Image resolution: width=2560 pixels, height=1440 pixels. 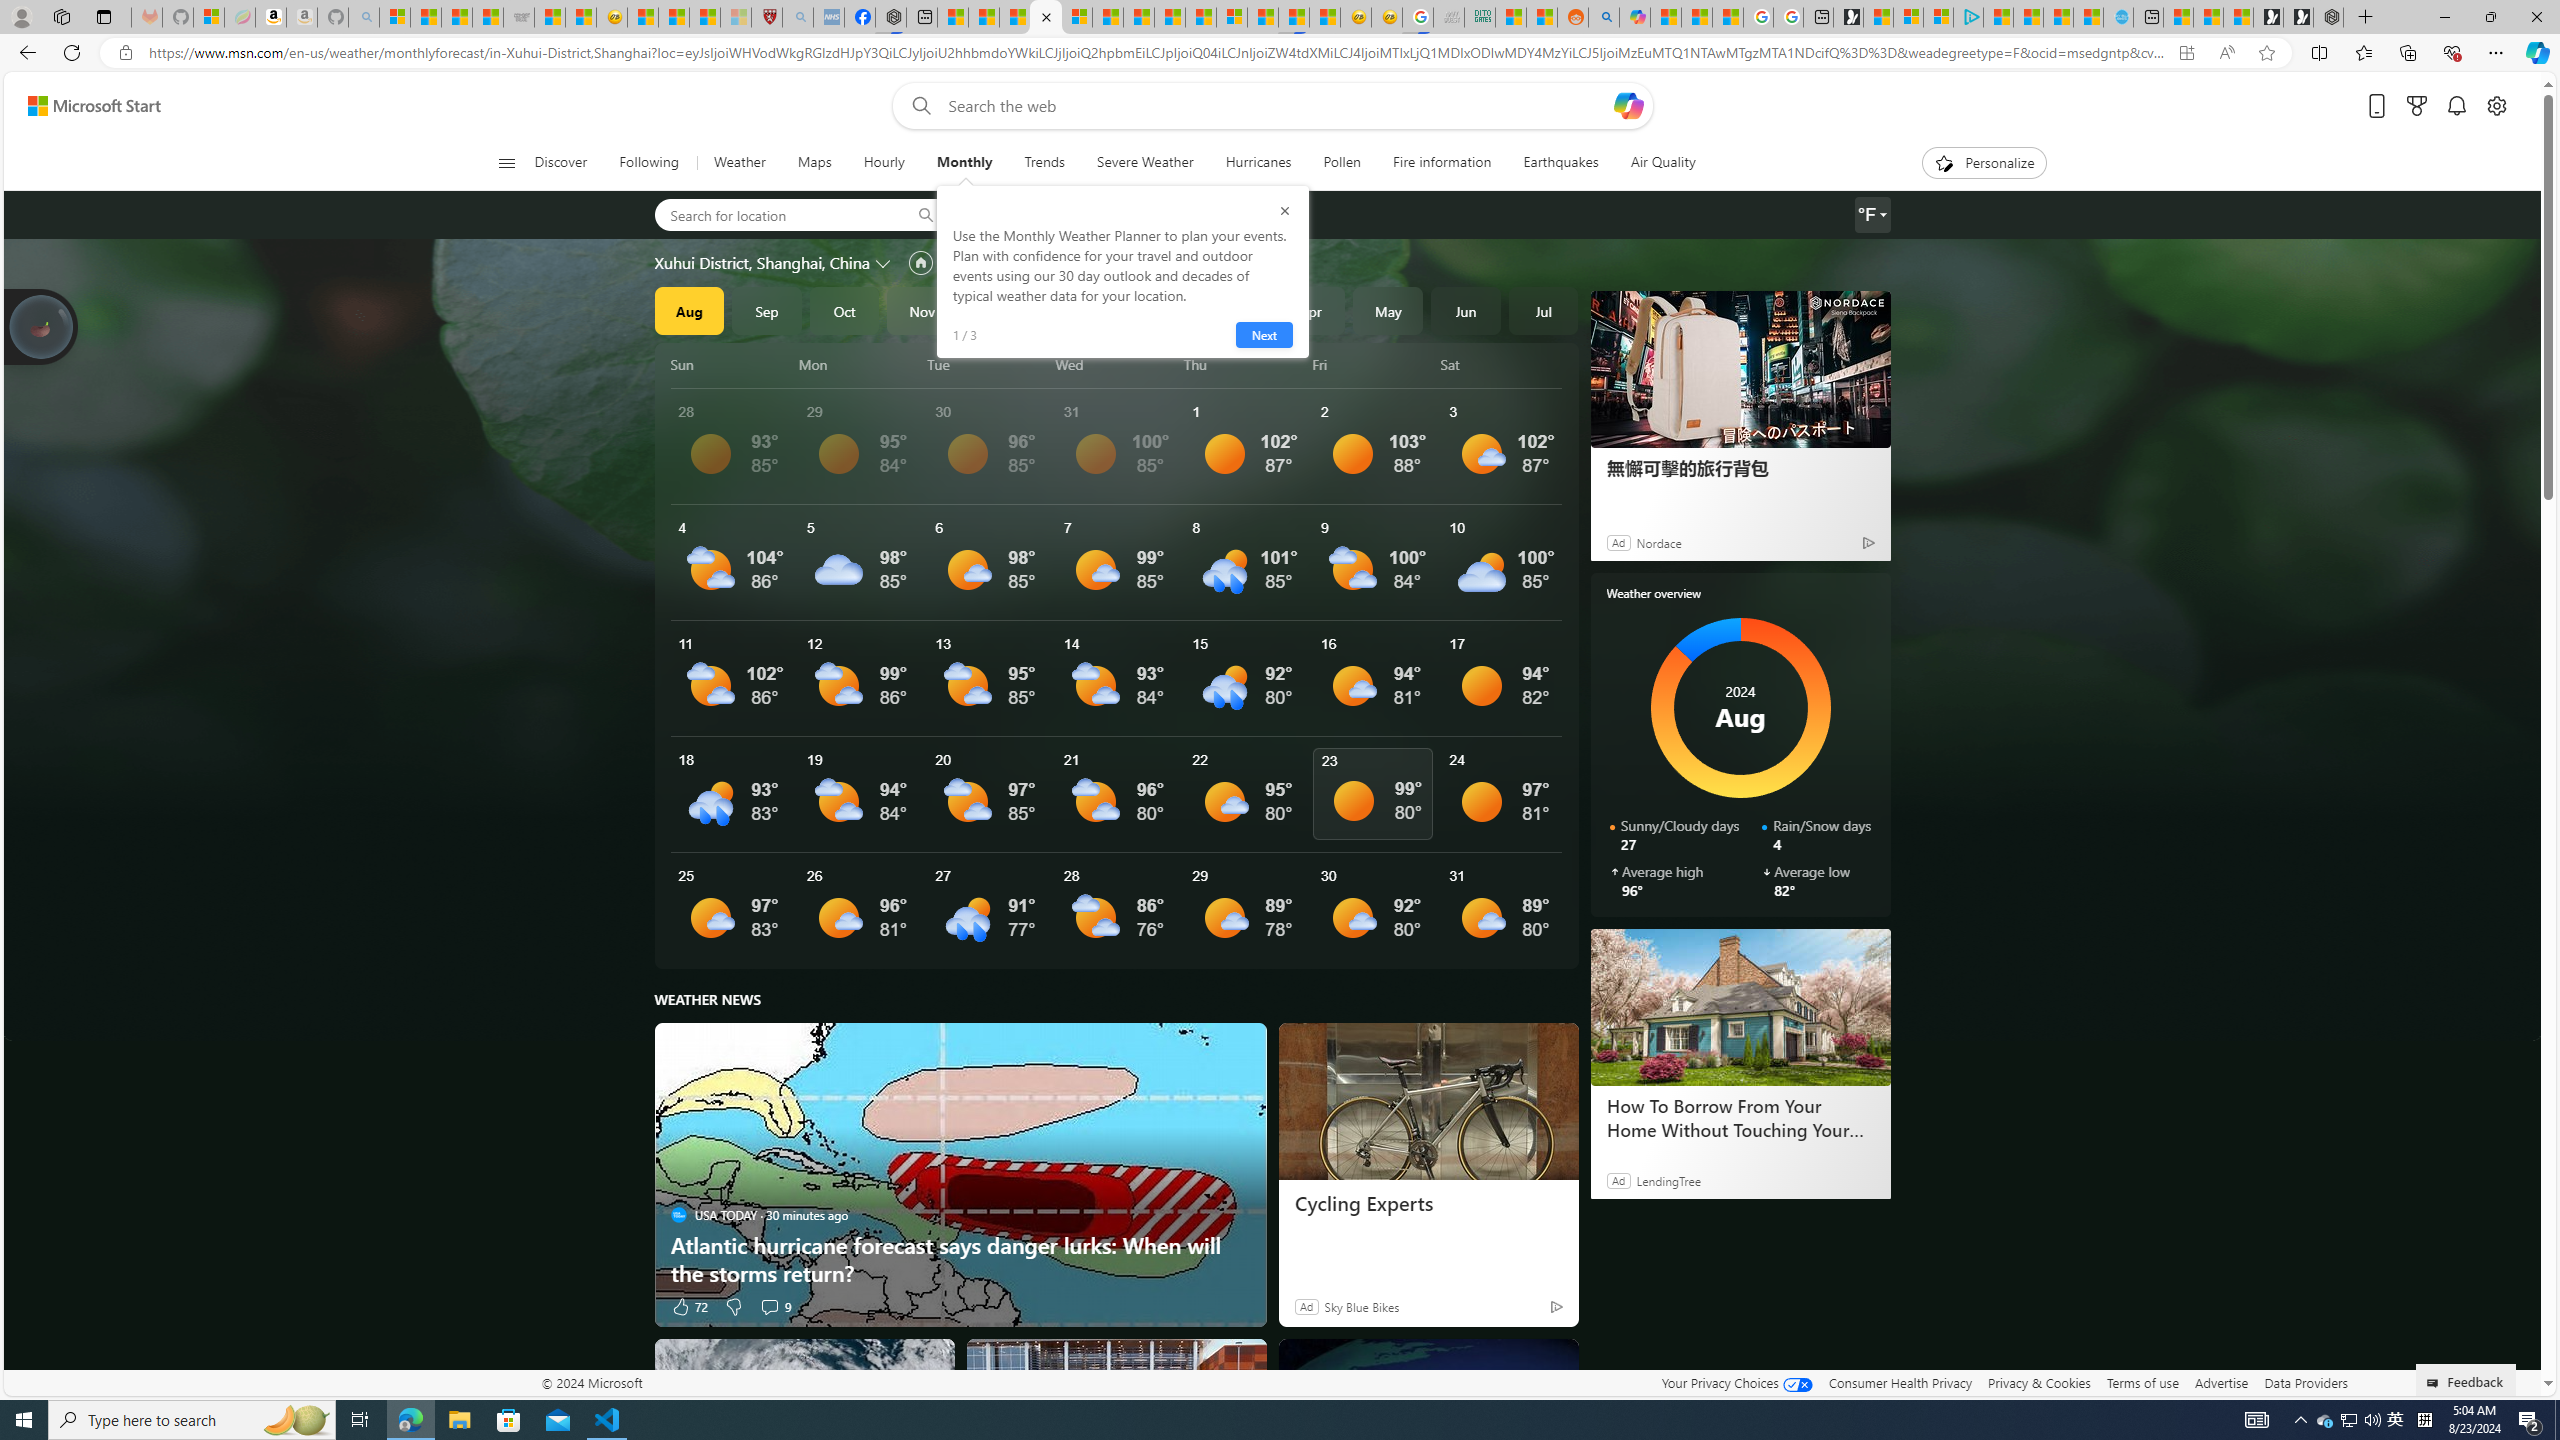 What do you see at coordinates (1736, 1382) in the screenshot?
I see `'Your Privacy Choices'` at bounding box center [1736, 1382].